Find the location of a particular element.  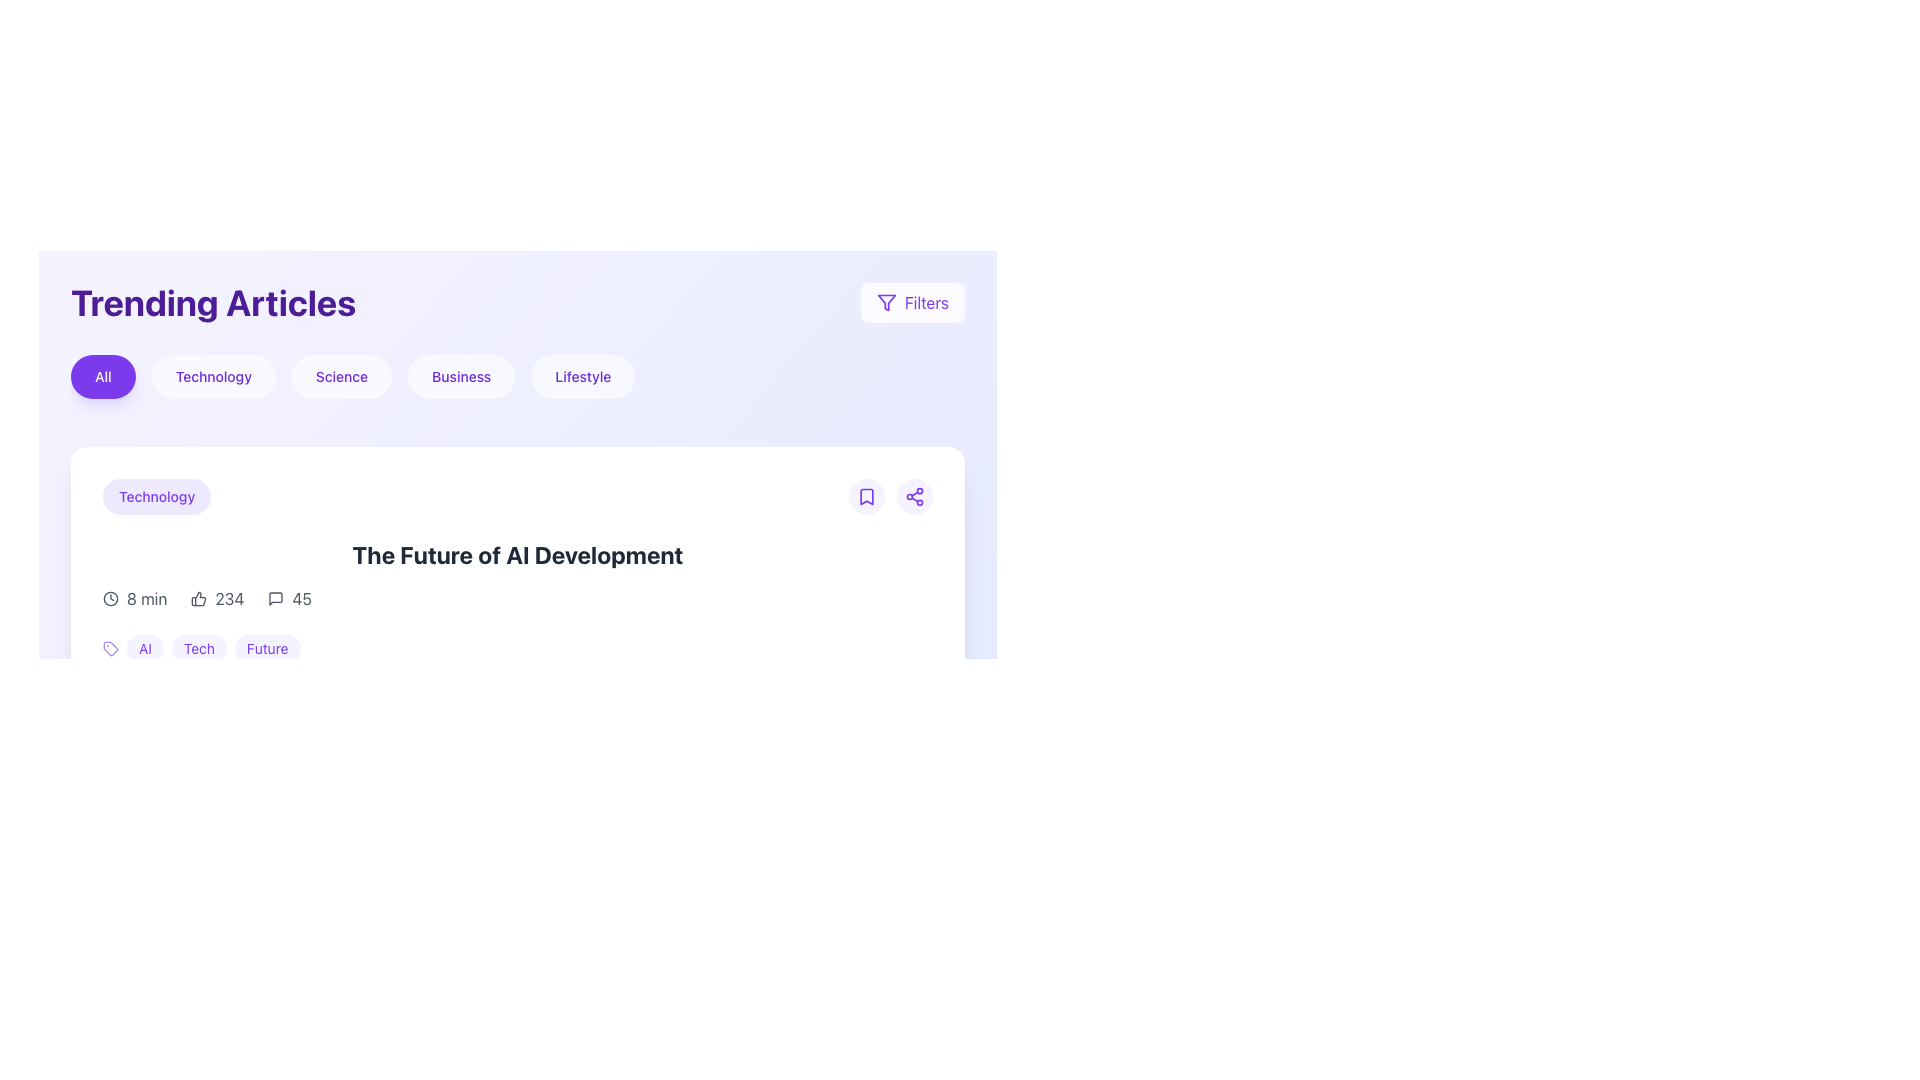

the visual representation of the violet tag icon, which is a vector graphic located in the bottom-left section of the card-like UI block is located at coordinates (109, 648).